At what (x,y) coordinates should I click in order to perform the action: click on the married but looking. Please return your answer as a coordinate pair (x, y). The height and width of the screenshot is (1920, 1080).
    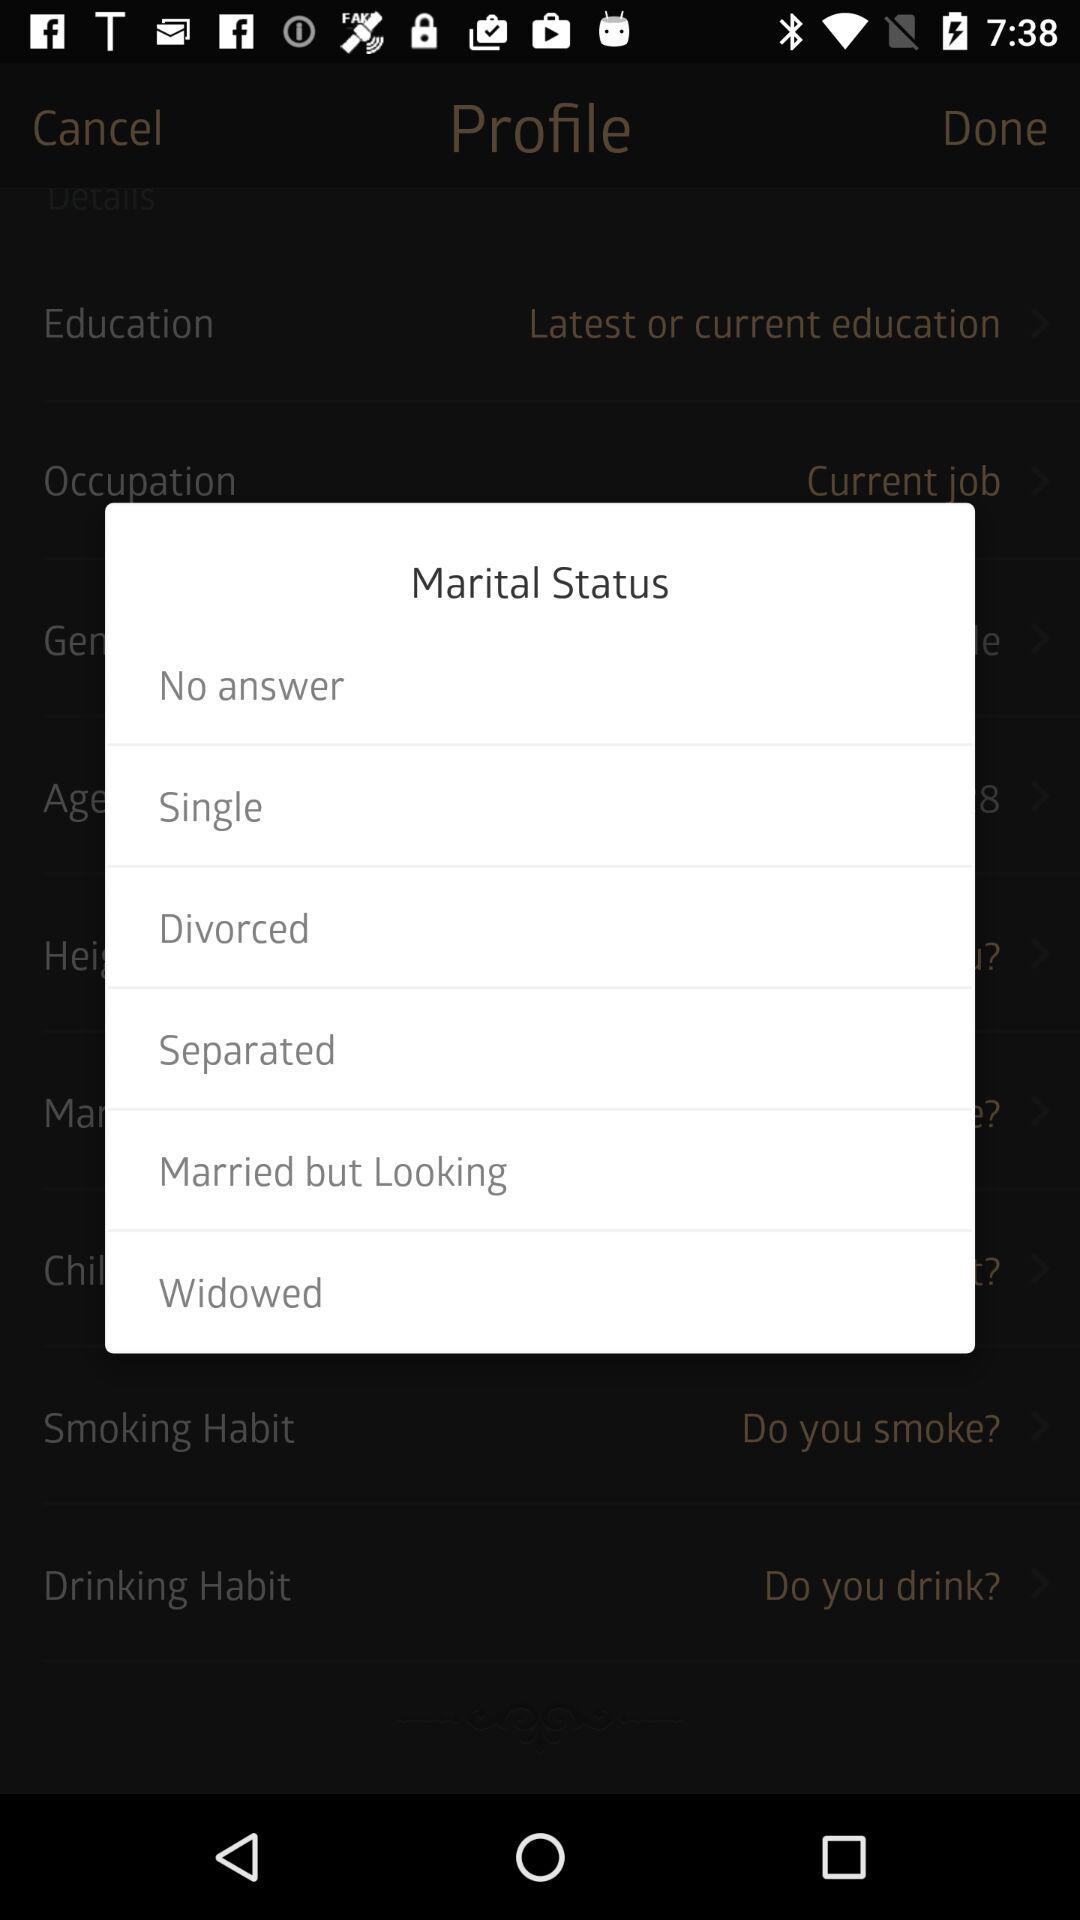
    Looking at the image, I should click on (540, 1170).